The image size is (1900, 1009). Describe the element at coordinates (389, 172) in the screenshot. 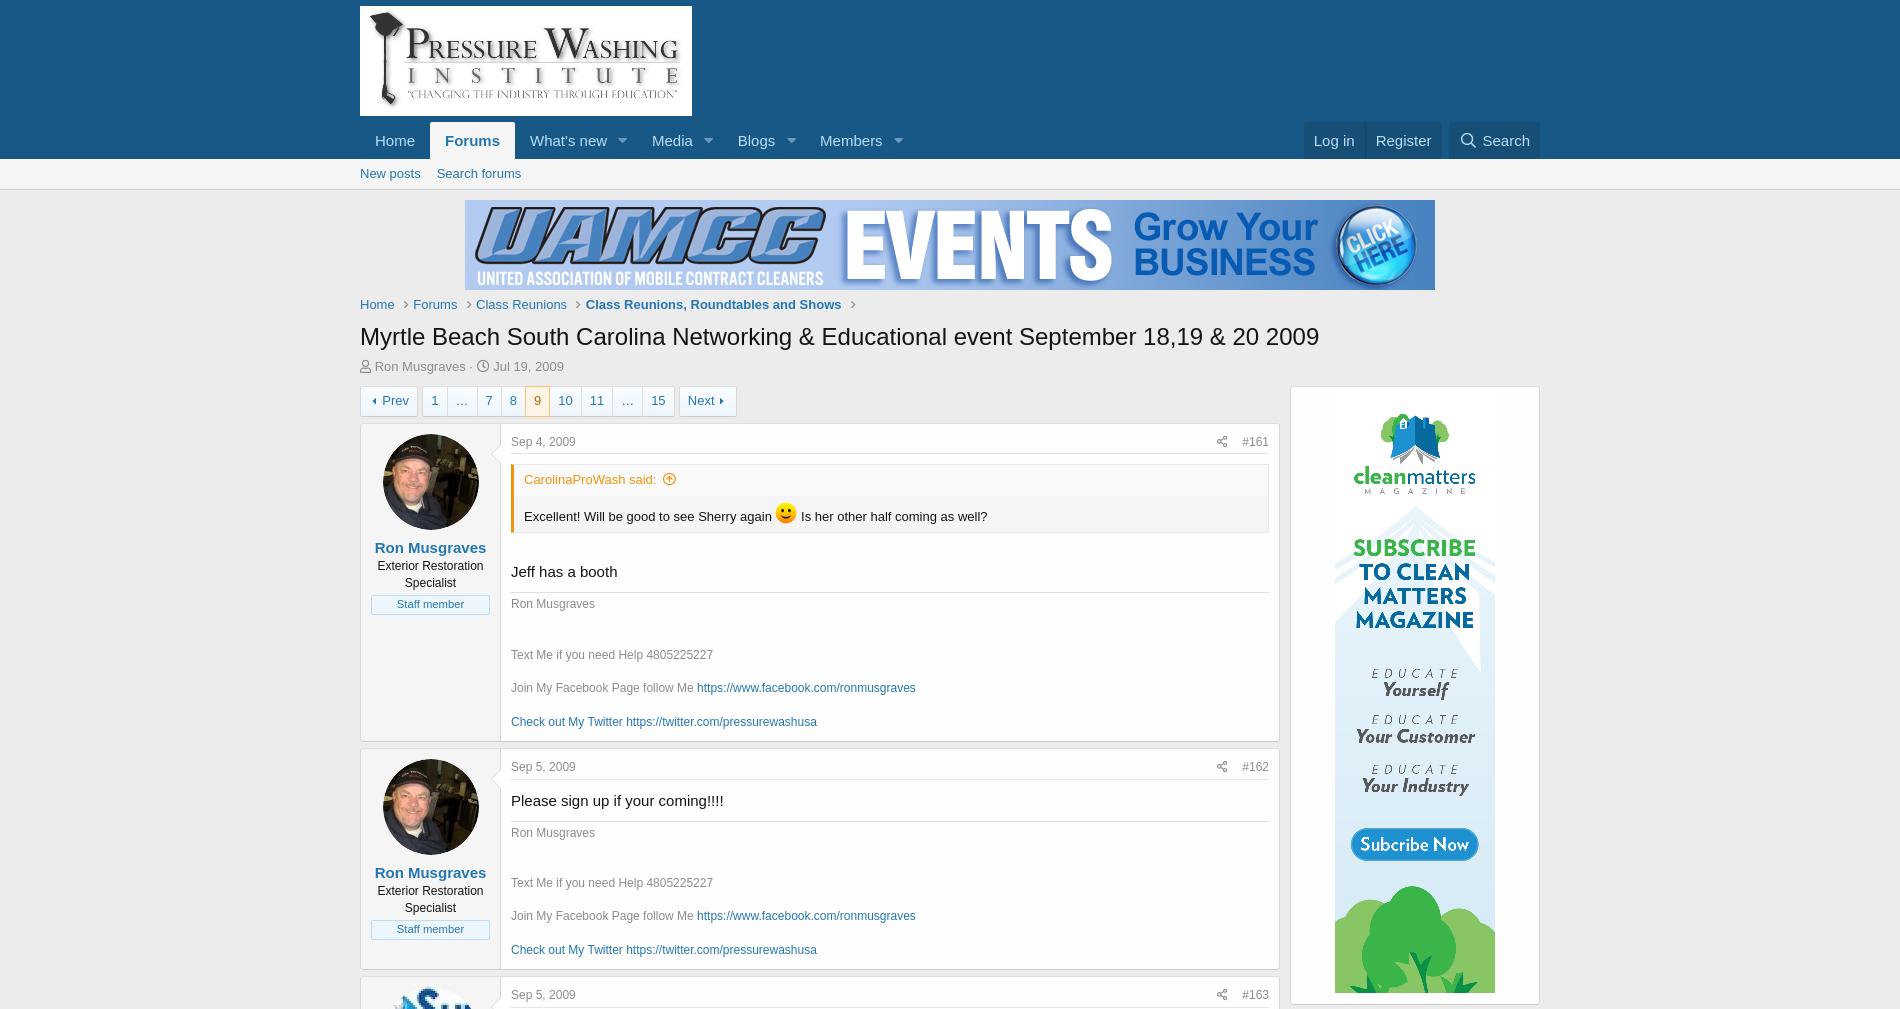

I see `'New posts'` at that location.